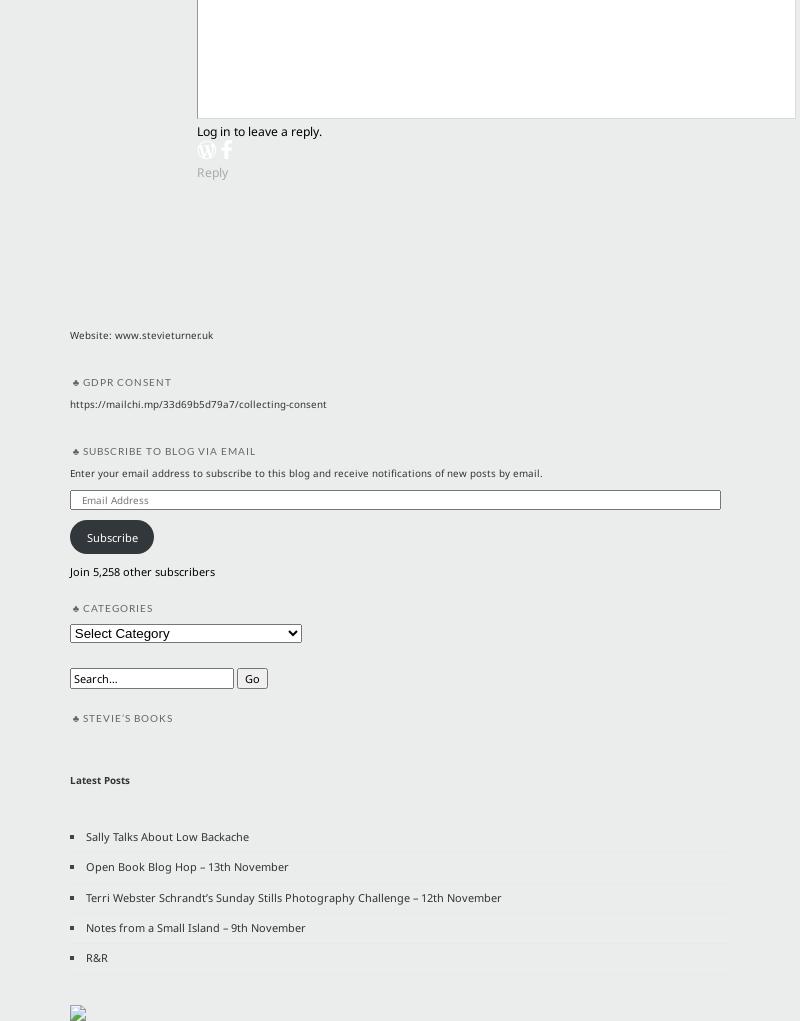 The image size is (800, 1021). What do you see at coordinates (195, 131) in the screenshot?
I see `'Log in to leave a reply.'` at bounding box center [195, 131].